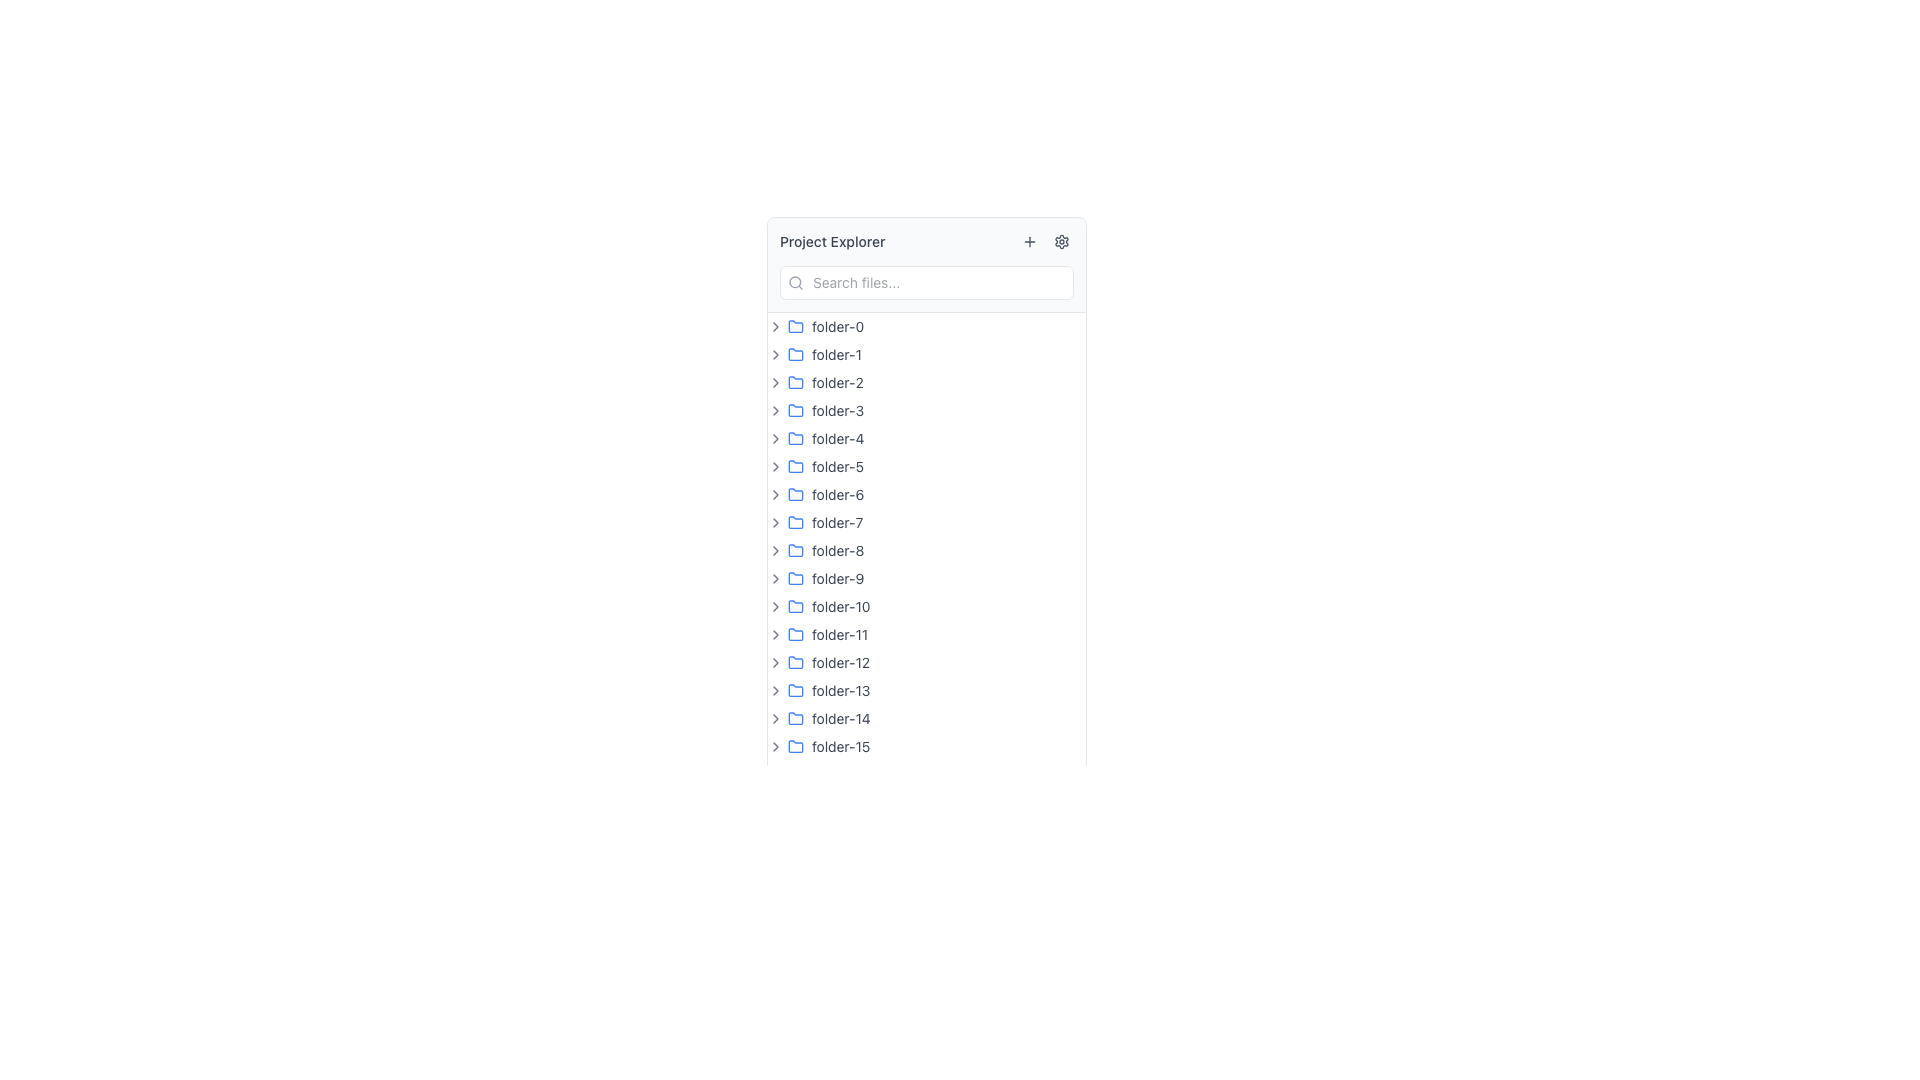 This screenshot has width=1920, height=1080. What do you see at coordinates (925, 605) in the screenshot?
I see `on the list item entry for the folder named 'folder-10' in the file explorer` at bounding box center [925, 605].